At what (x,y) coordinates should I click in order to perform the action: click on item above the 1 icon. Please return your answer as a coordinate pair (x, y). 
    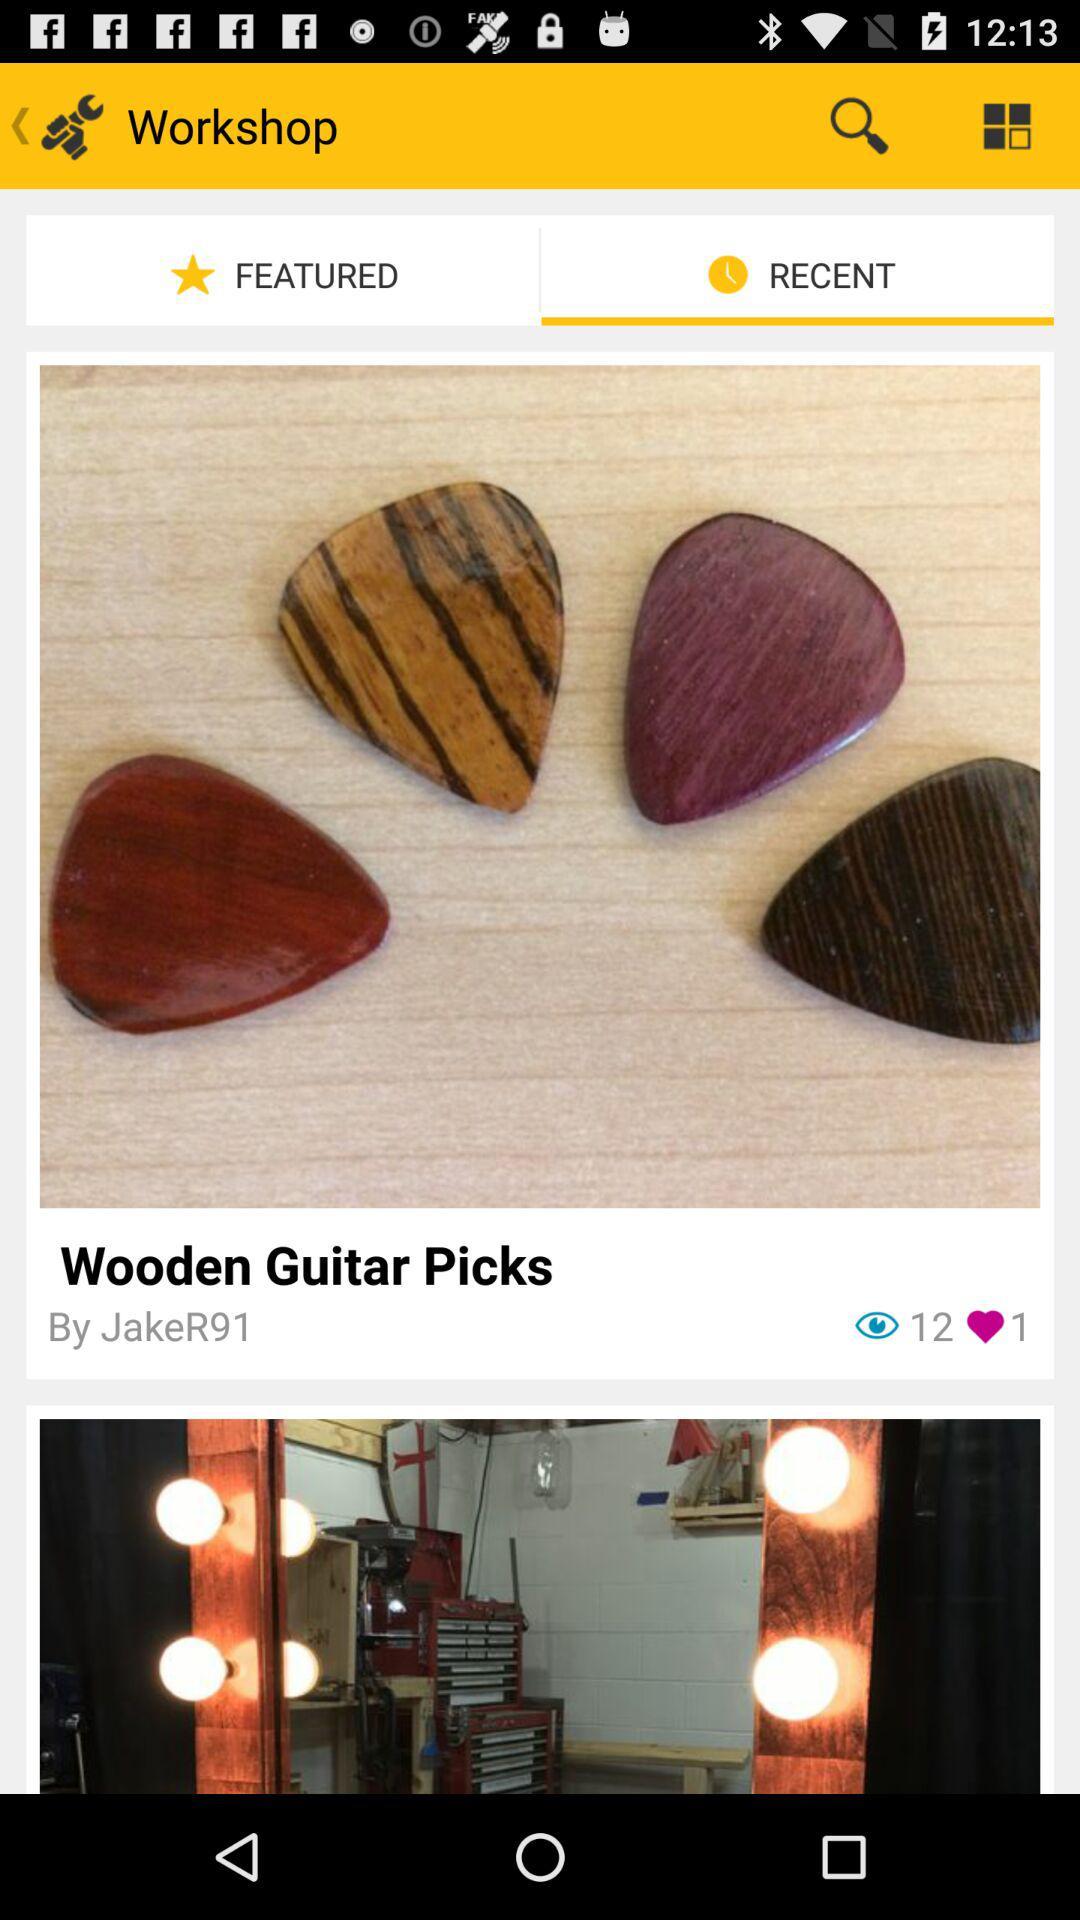
    Looking at the image, I should click on (538, 1263).